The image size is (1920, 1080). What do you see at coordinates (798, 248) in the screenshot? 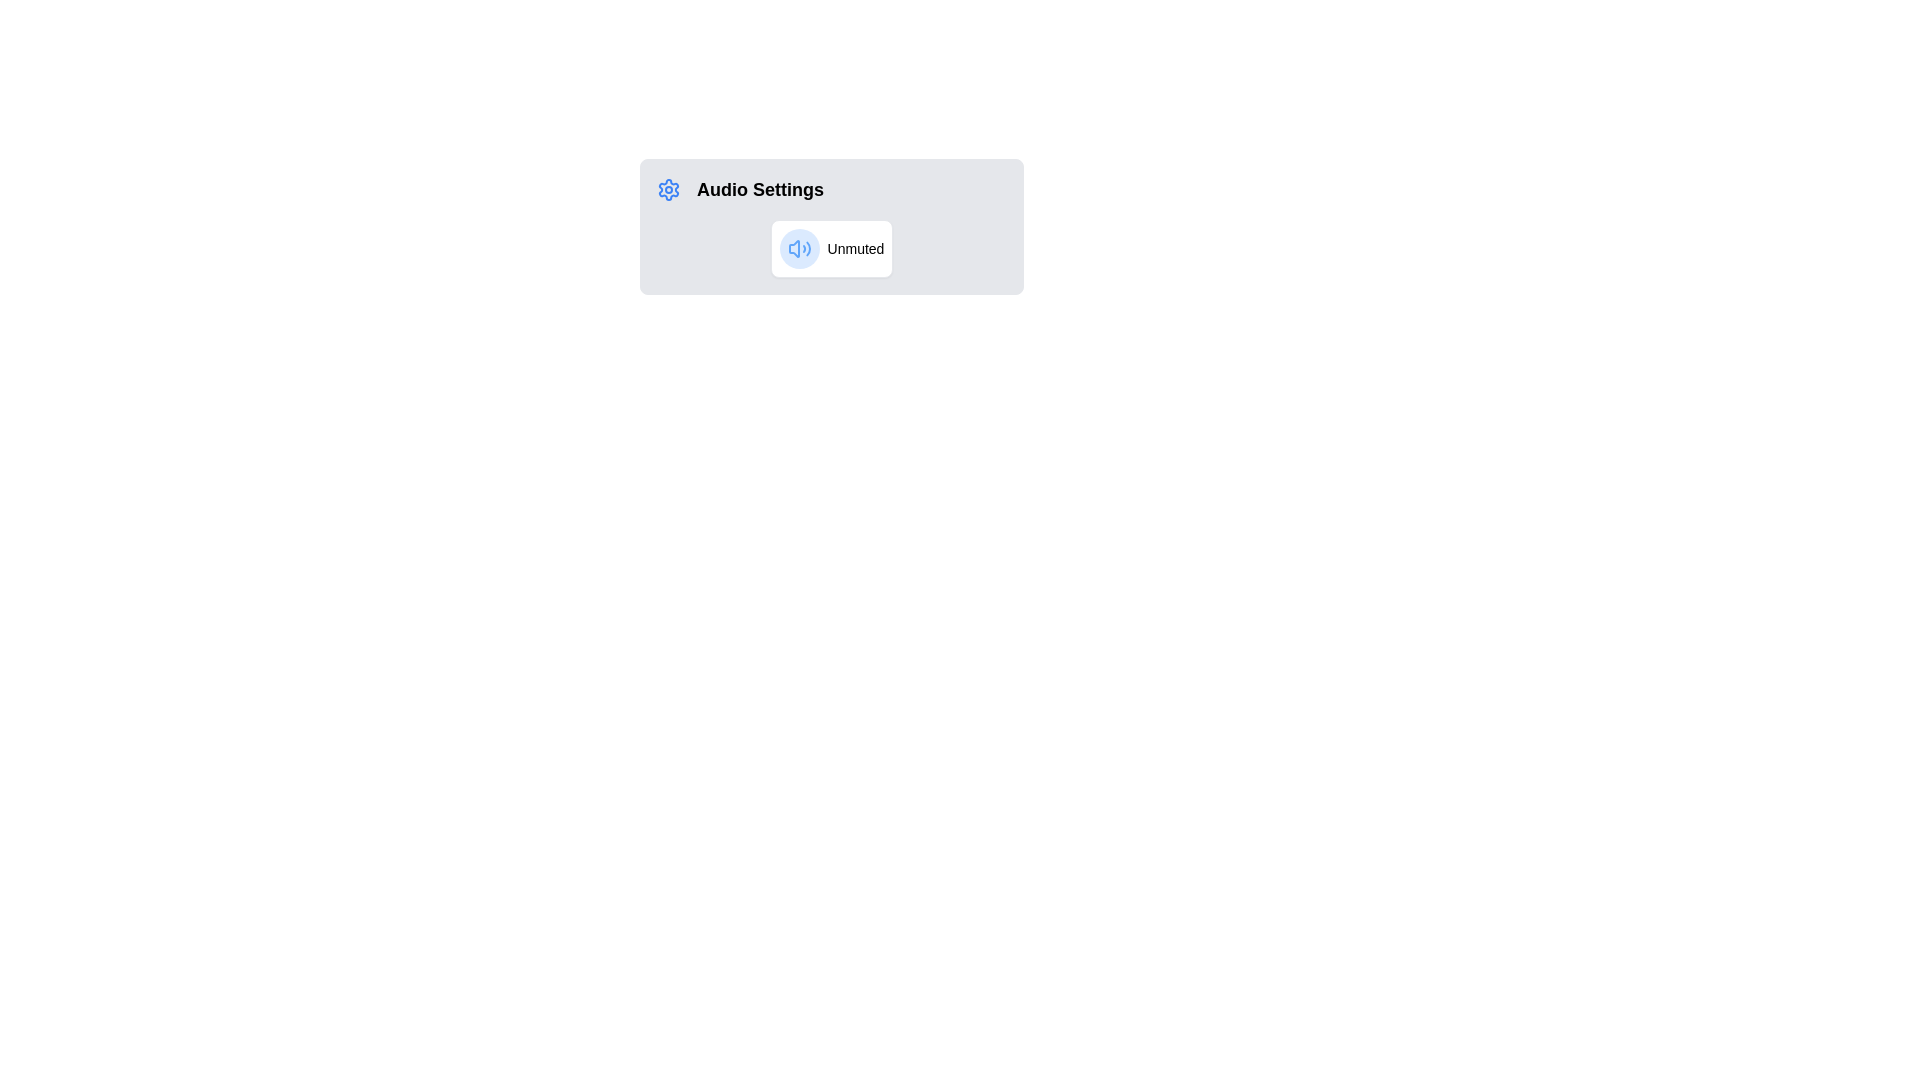
I see `the Decorative icon, which is a blue circular icon with a speaker symbol inside, located to the left of the 'Unmuted' text label within a white rectangular box` at bounding box center [798, 248].